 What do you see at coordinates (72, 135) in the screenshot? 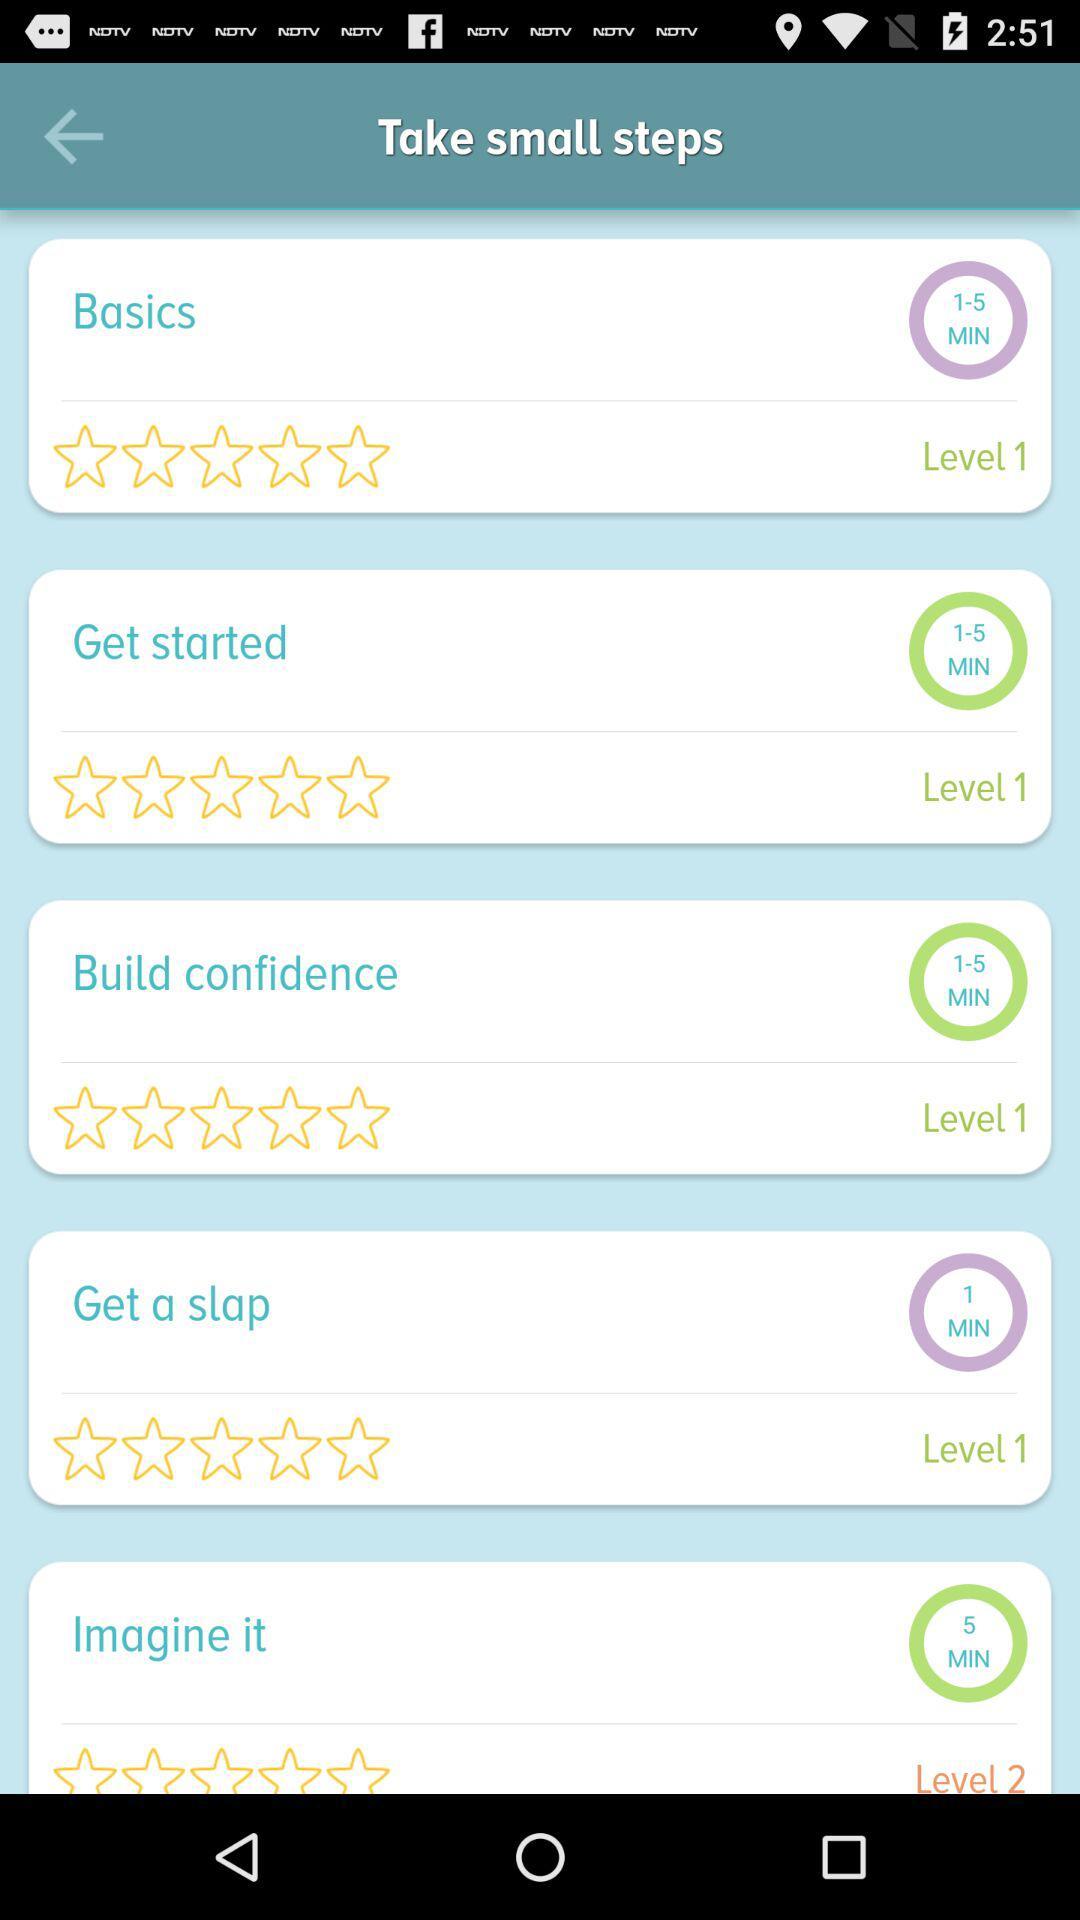
I see `the item to the left of take small steps` at bounding box center [72, 135].